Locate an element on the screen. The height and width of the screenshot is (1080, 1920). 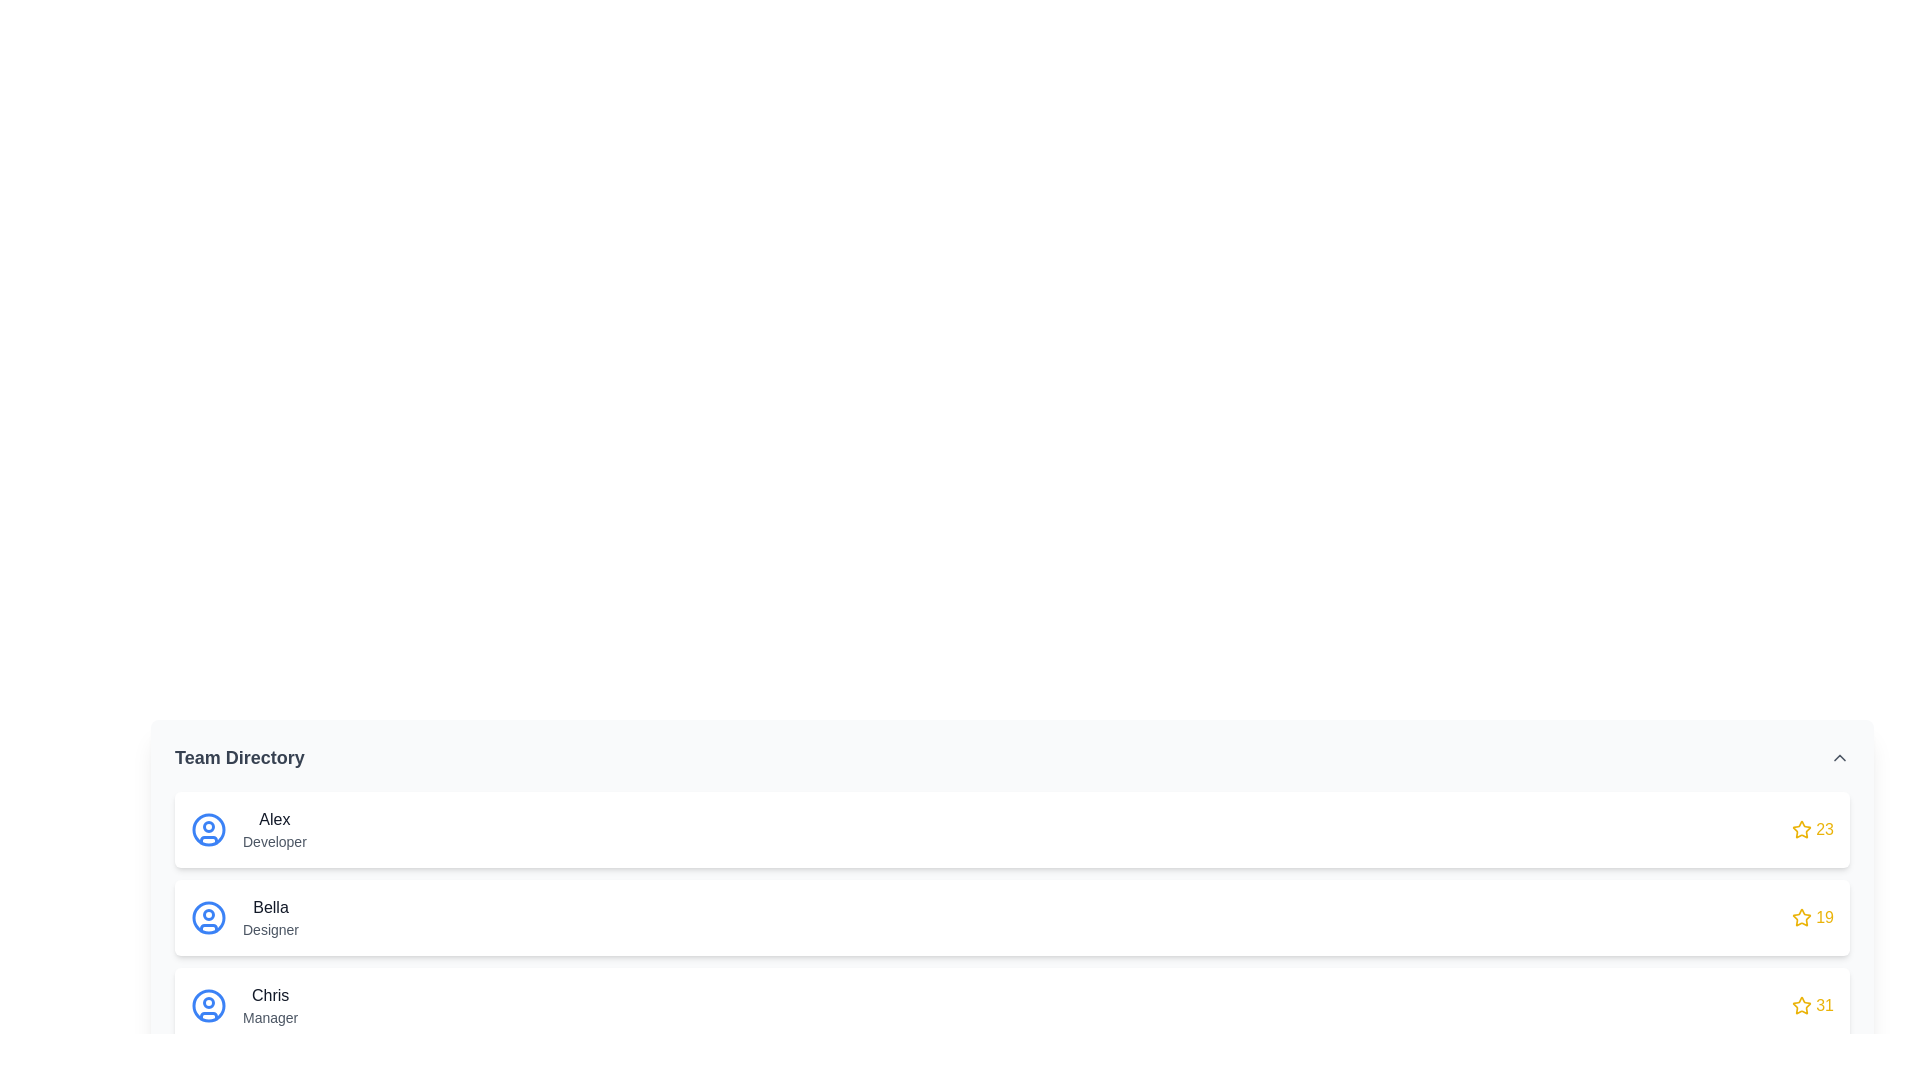
the rating element associated with the user 'Chris' located at the far-right side of the third row in the team directory list is located at coordinates (1813, 1006).